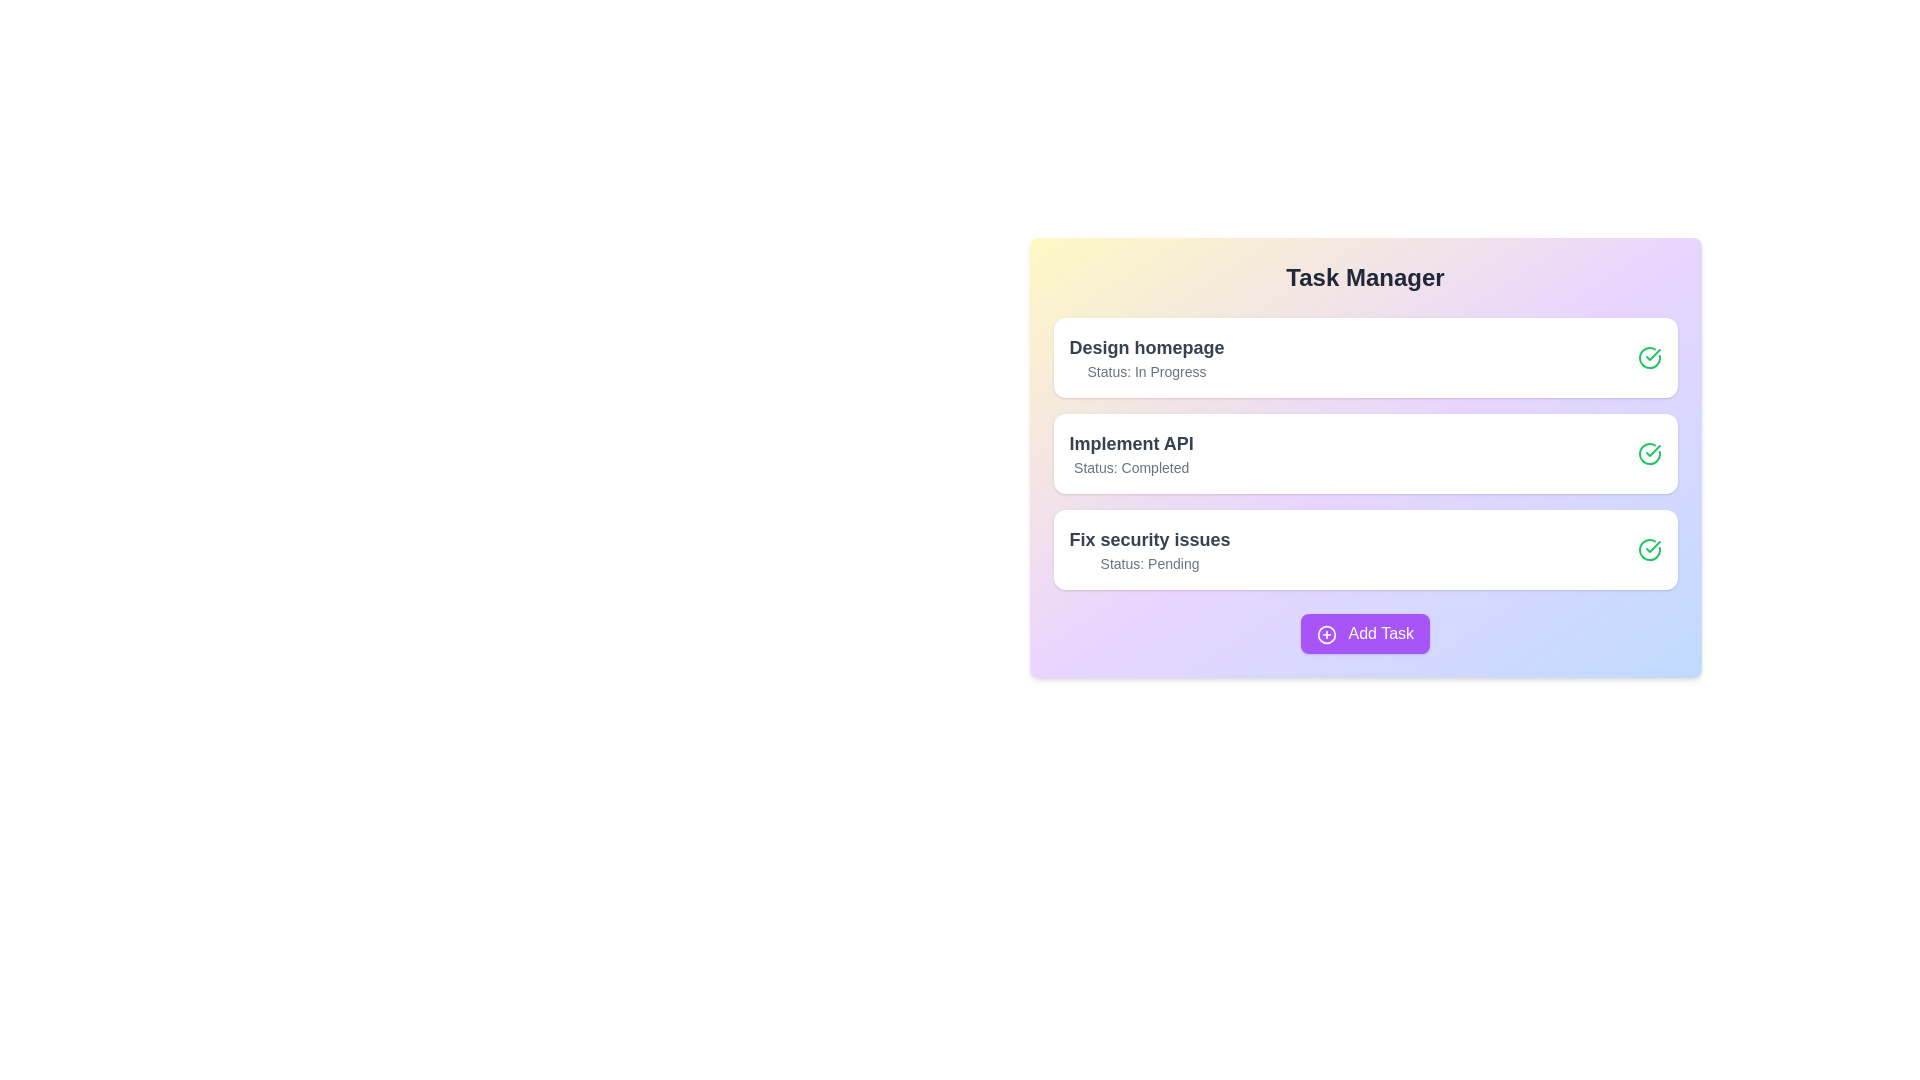  Describe the element at coordinates (1364, 633) in the screenshot. I see `the 'Add Task' button to add a new task` at that location.